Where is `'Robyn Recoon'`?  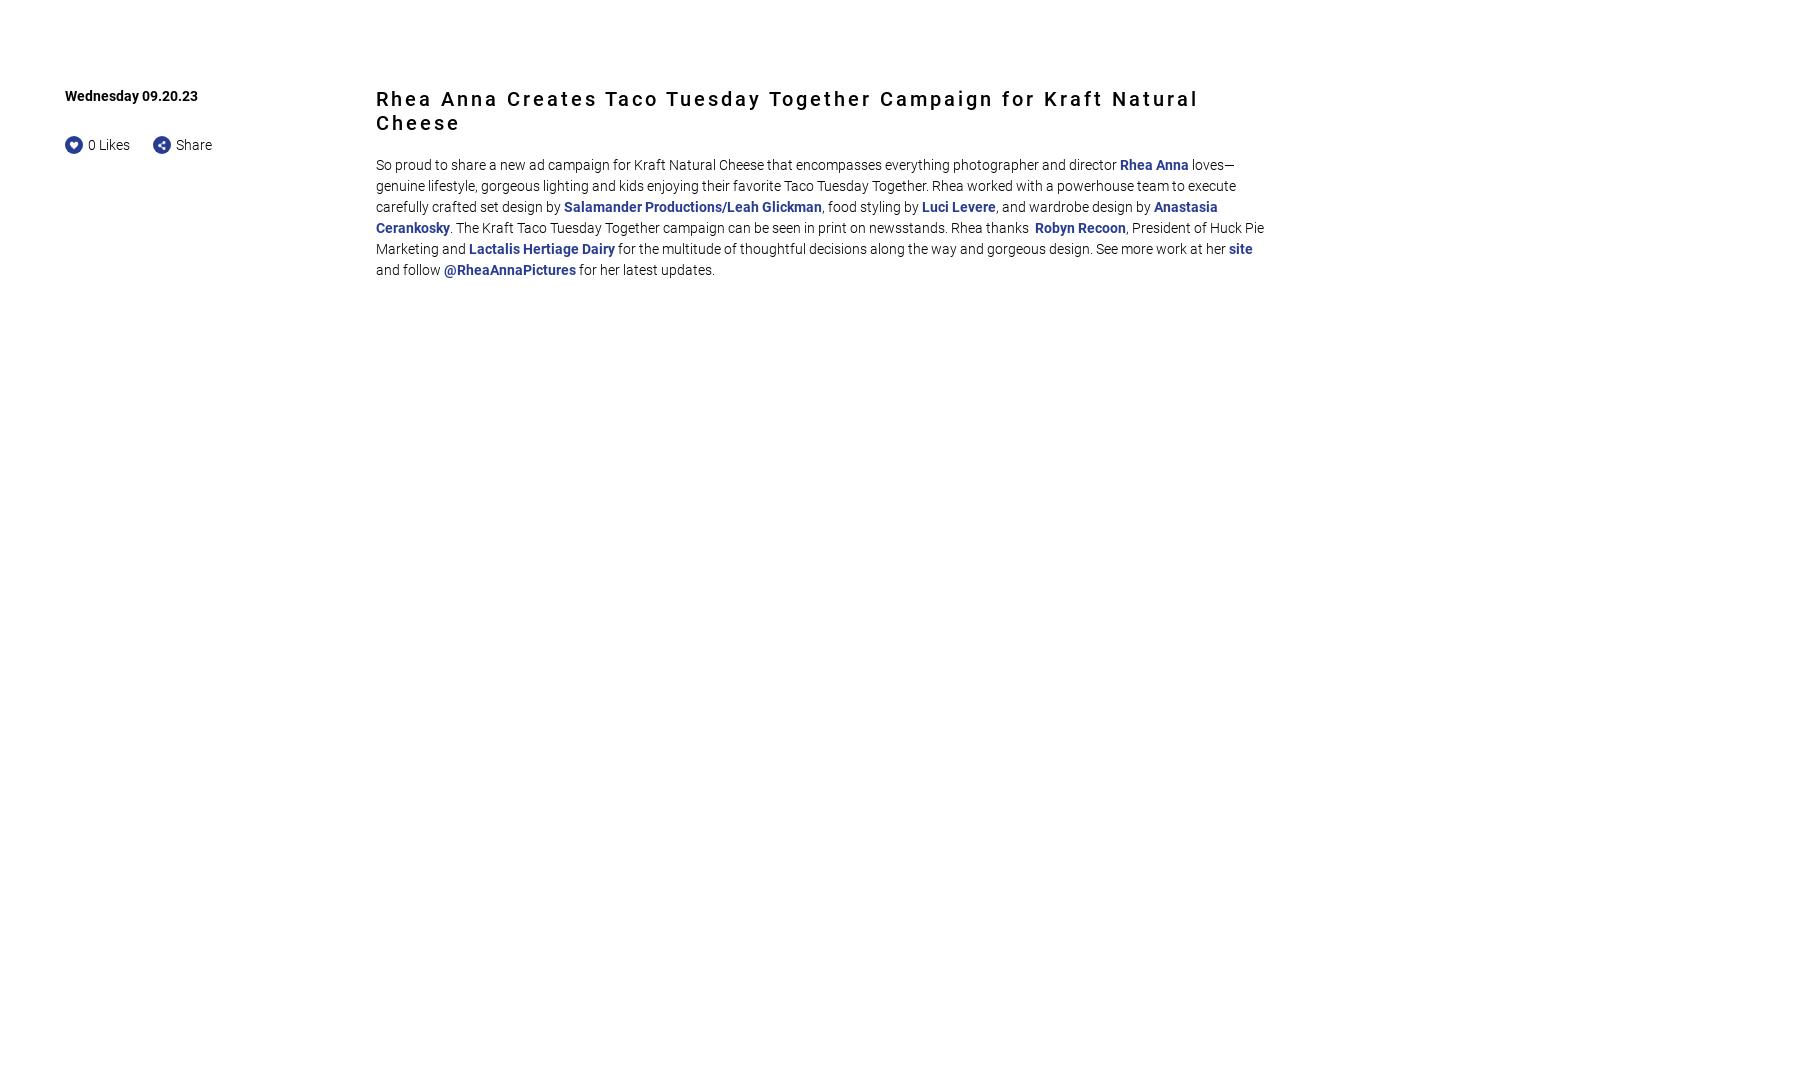
'Robyn Recoon' is located at coordinates (1080, 228).